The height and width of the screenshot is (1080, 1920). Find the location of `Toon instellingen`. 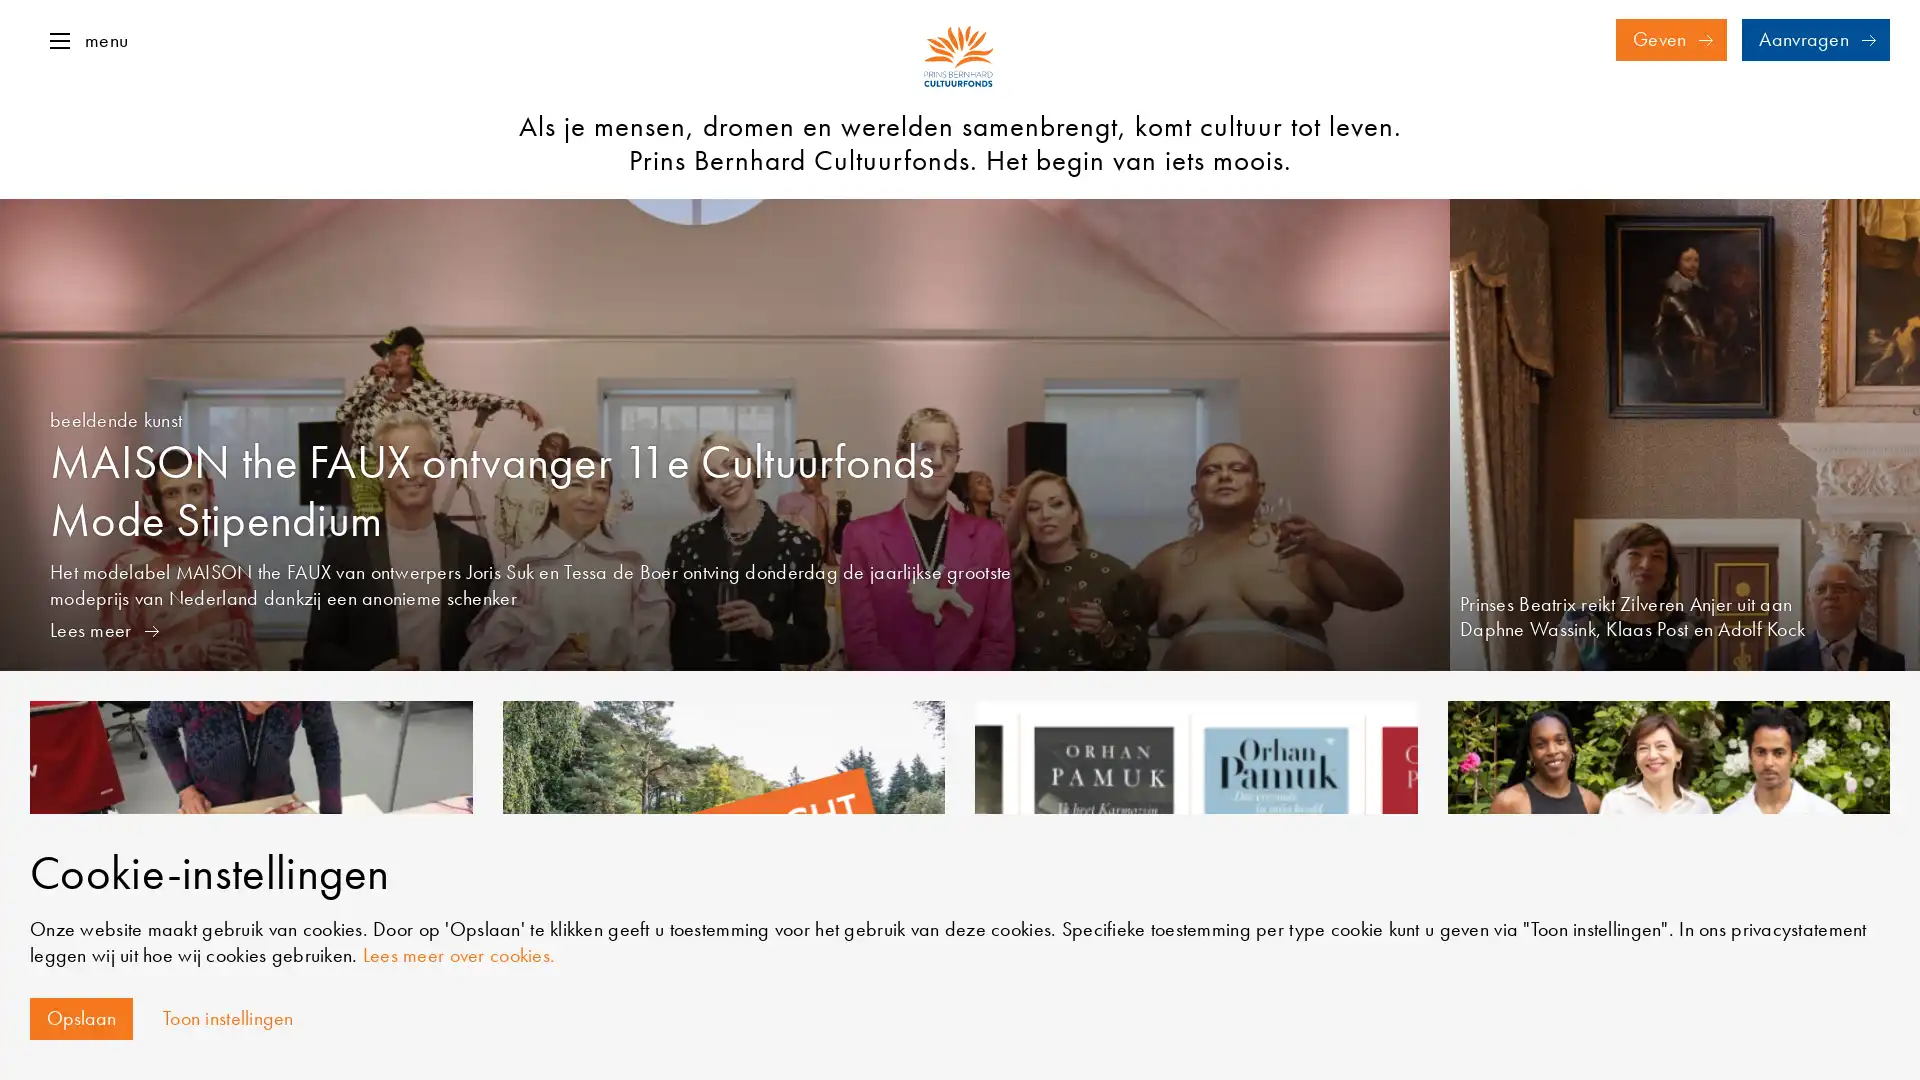

Toon instellingen is located at coordinates (212, 1018).